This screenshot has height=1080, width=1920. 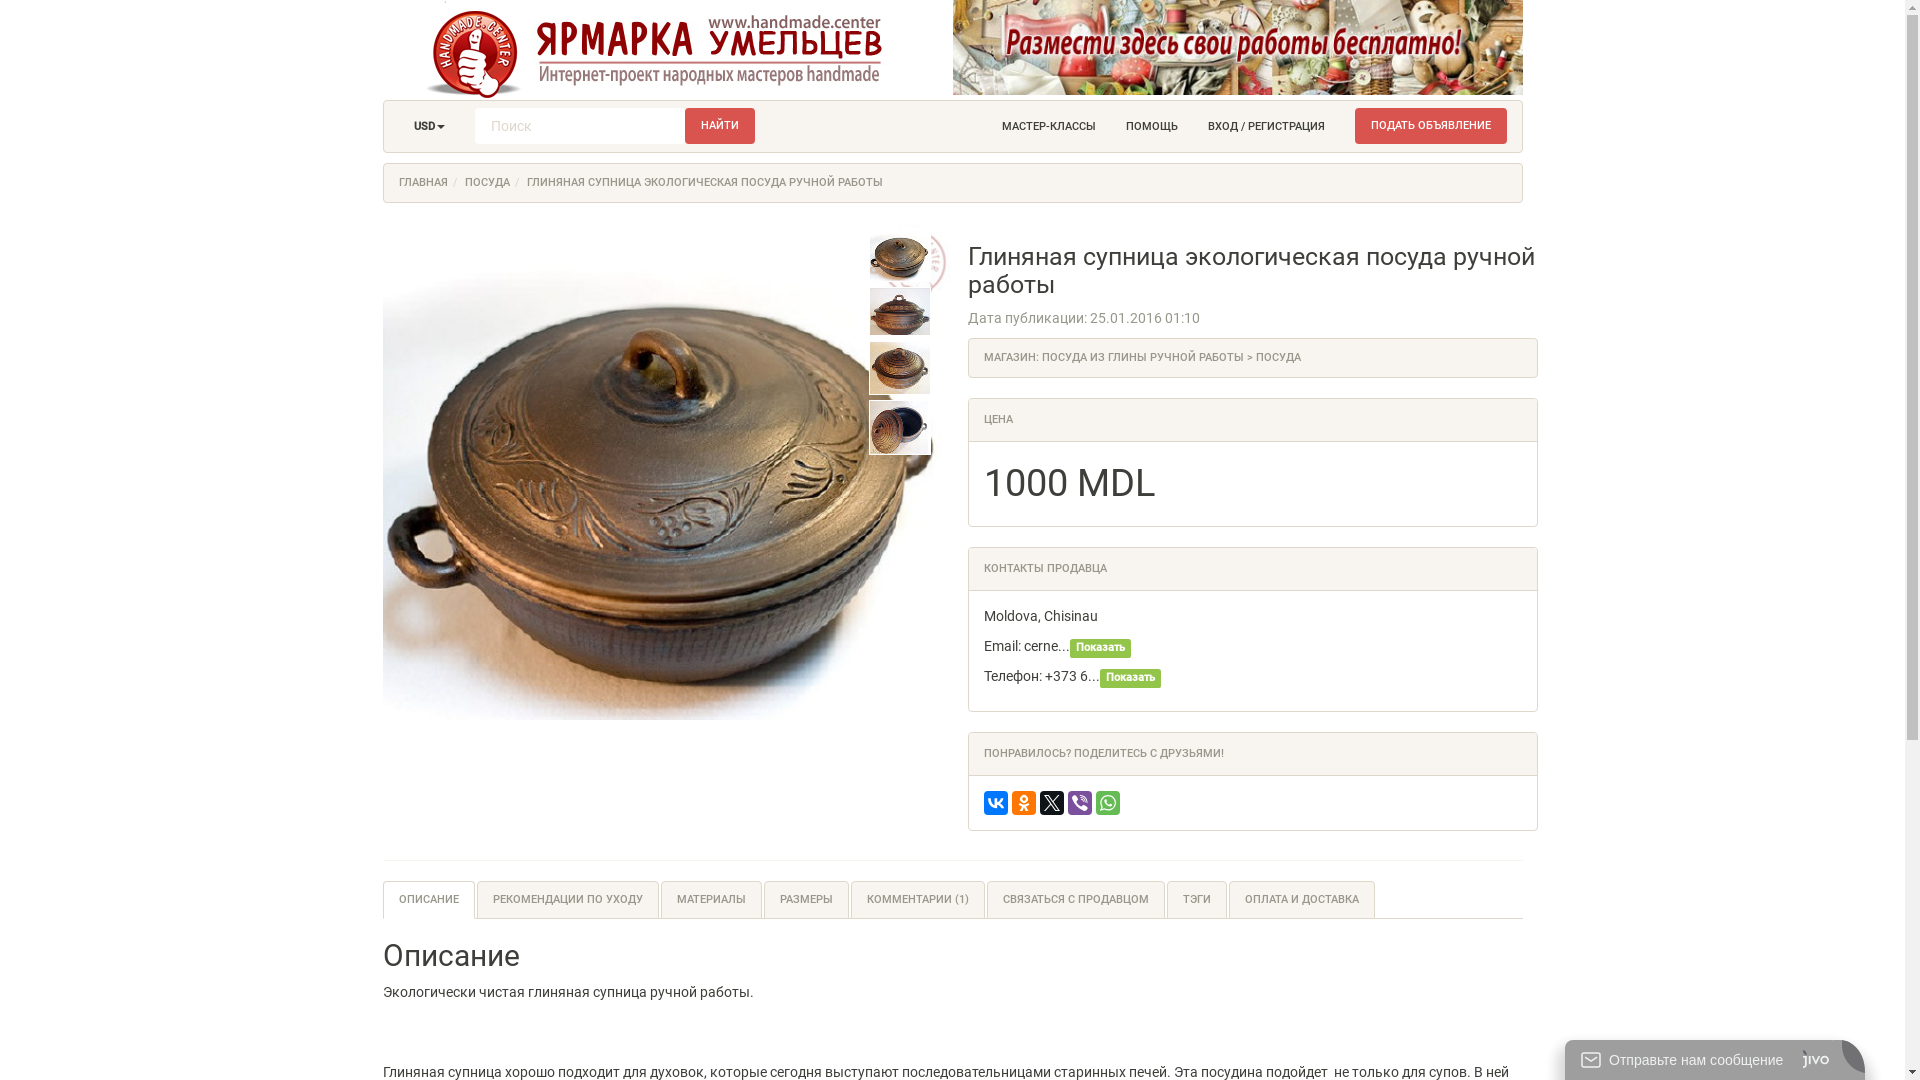 What do you see at coordinates (1050, 801) in the screenshot?
I see `'Twitter'` at bounding box center [1050, 801].